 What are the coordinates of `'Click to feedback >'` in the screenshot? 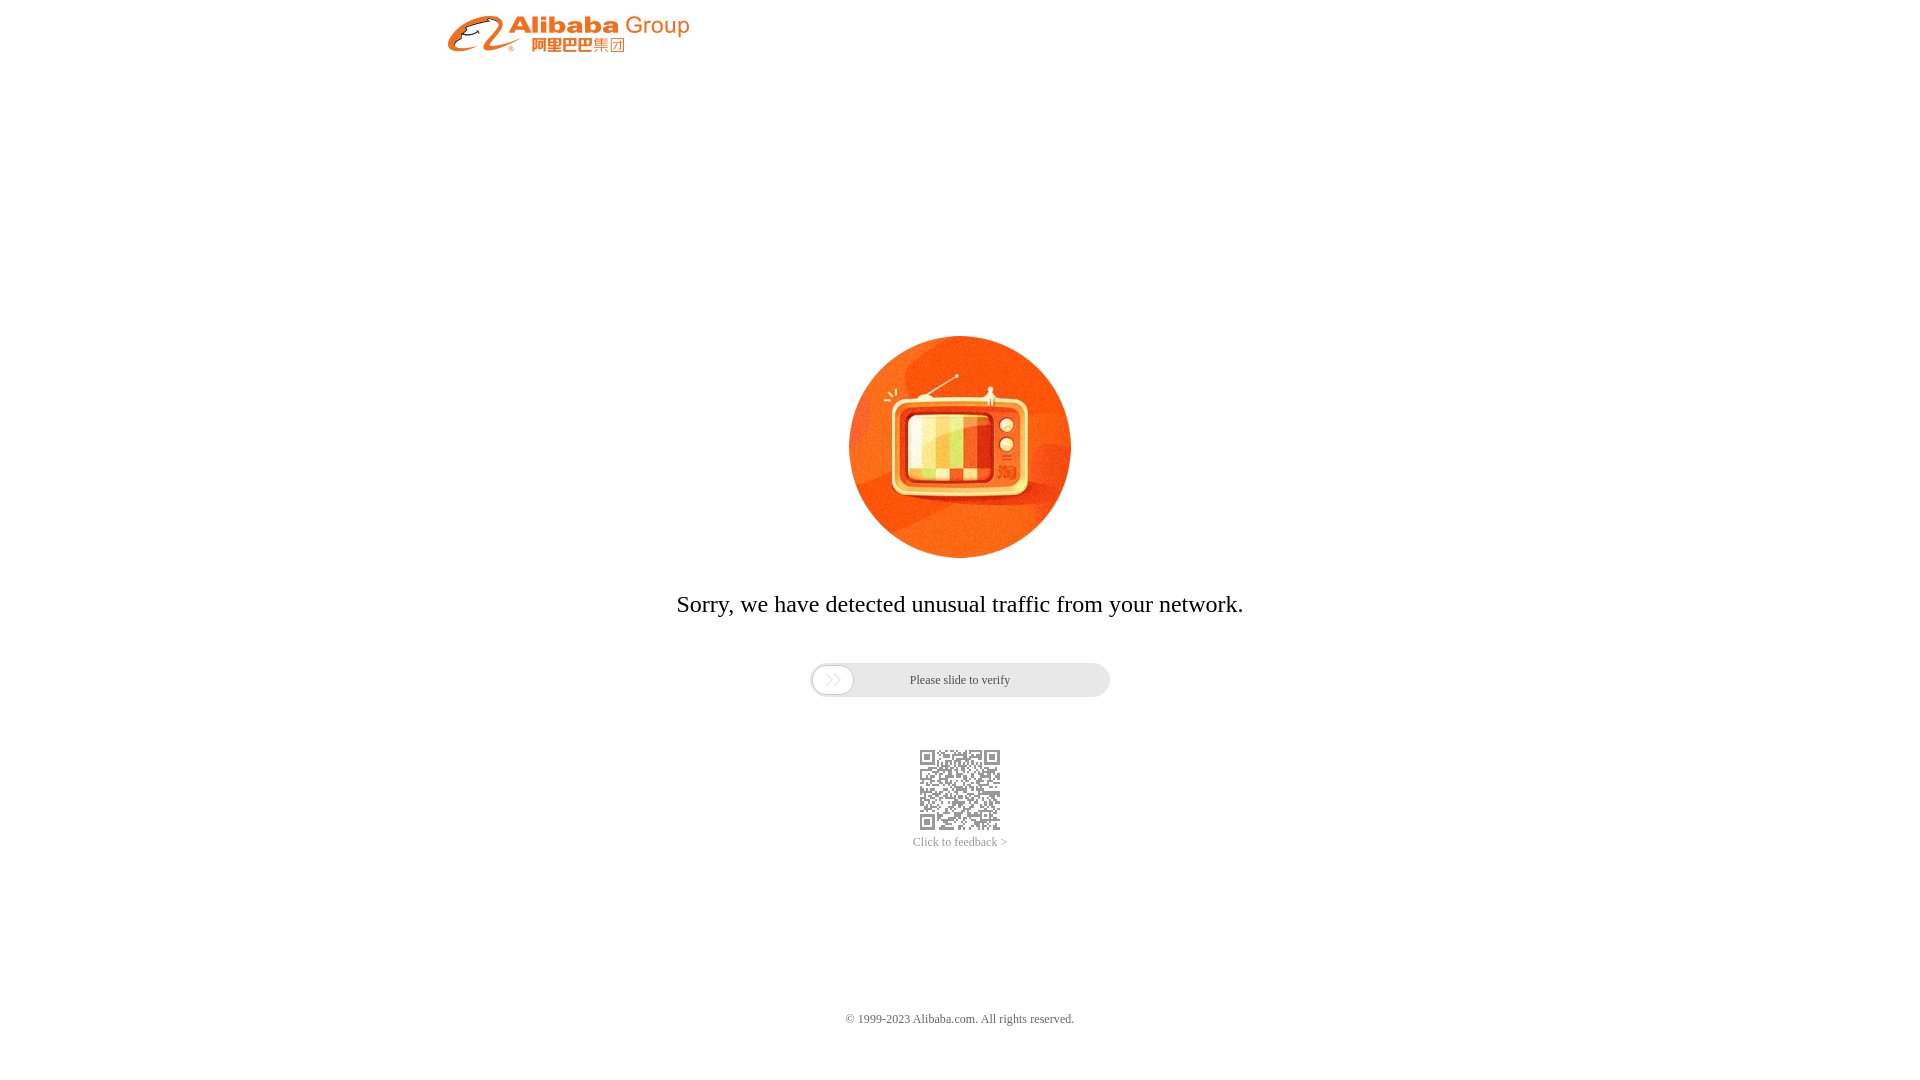 It's located at (960, 842).